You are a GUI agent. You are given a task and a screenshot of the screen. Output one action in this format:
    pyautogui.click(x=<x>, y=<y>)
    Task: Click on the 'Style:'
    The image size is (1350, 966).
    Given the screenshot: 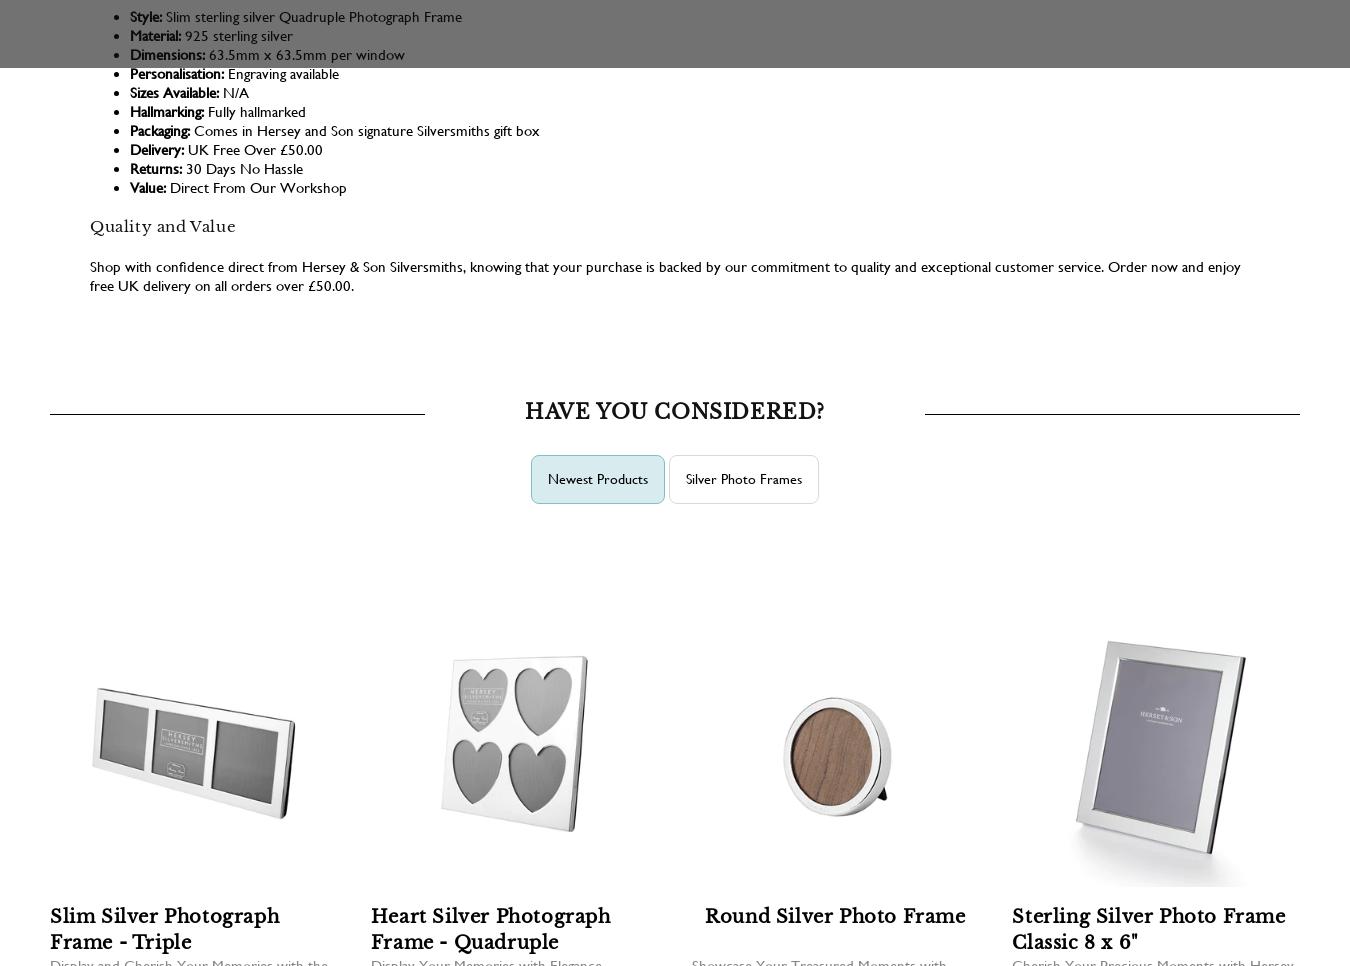 What is the action you would take?
    pyautogui.click(x=130, y=15)
    